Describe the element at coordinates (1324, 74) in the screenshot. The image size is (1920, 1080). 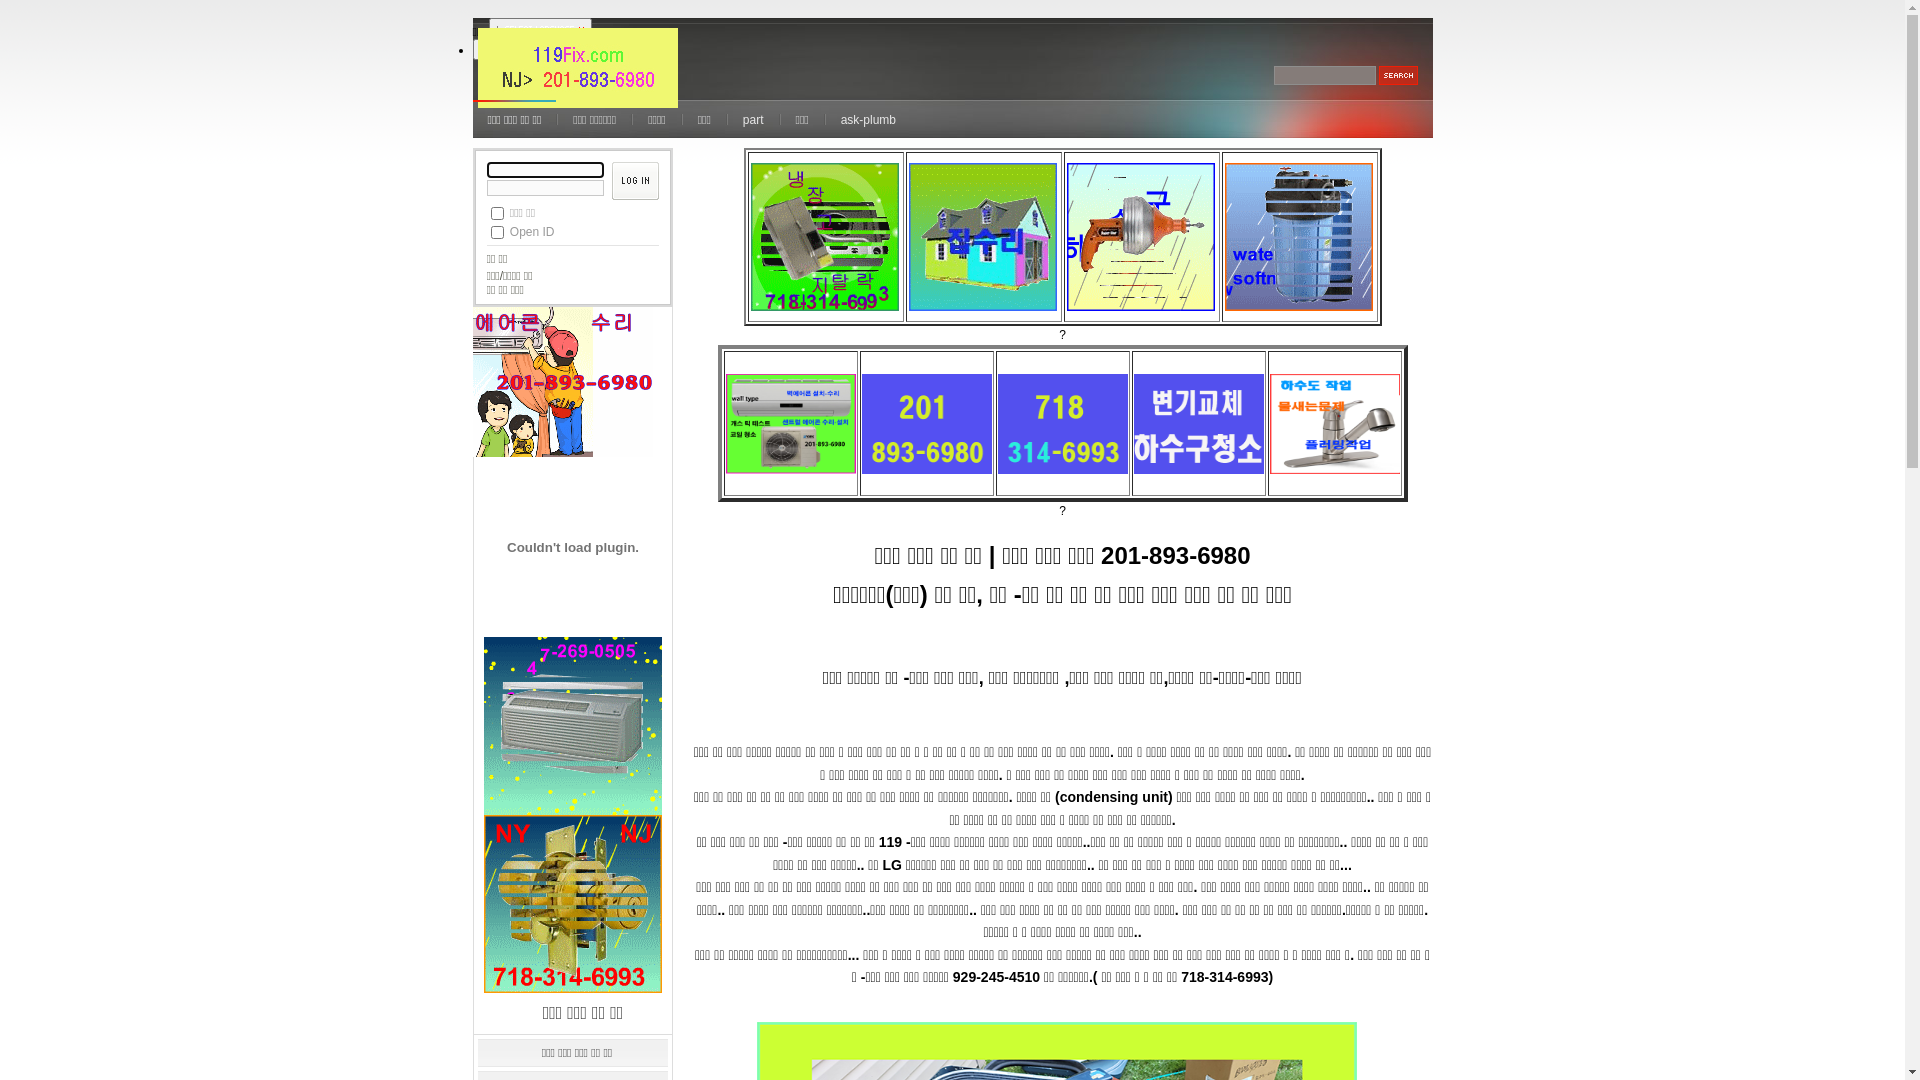
I see `'keyword'` at that location.